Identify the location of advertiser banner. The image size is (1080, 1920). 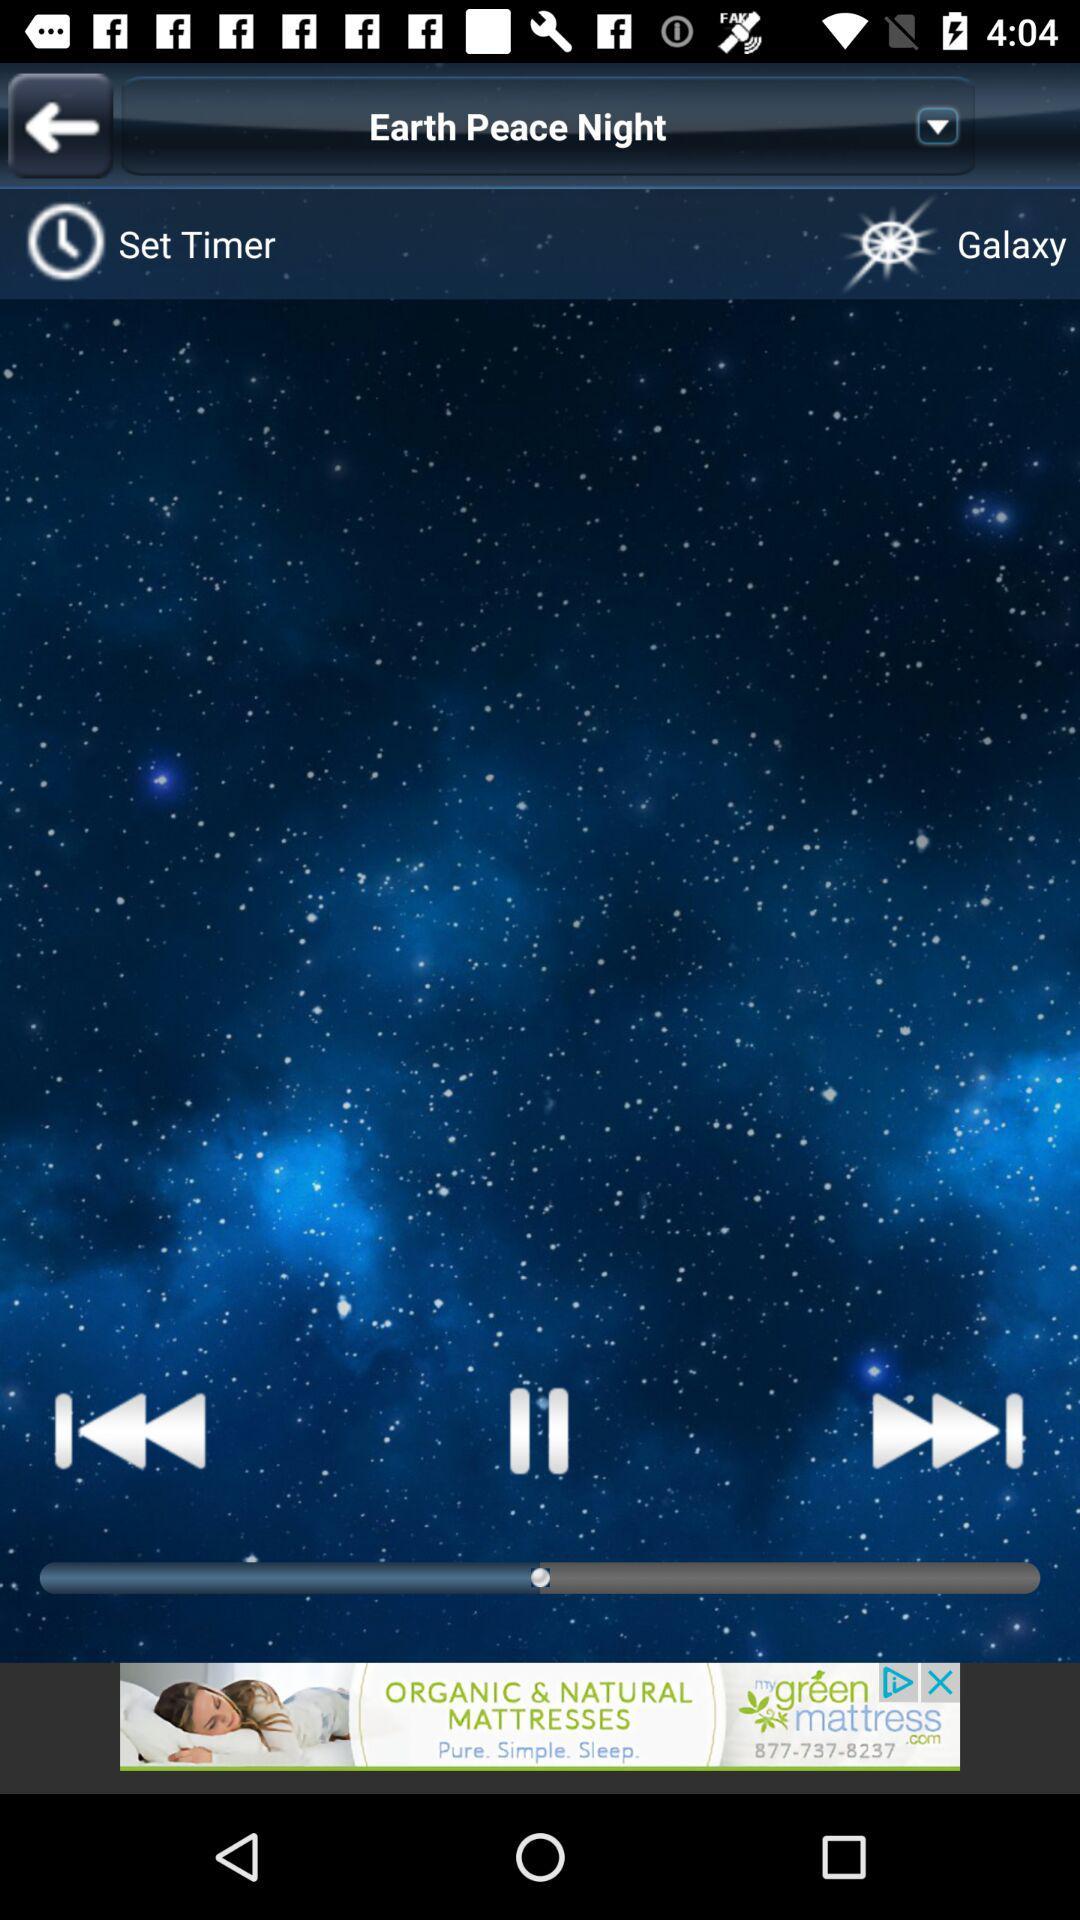
(540, 1727).